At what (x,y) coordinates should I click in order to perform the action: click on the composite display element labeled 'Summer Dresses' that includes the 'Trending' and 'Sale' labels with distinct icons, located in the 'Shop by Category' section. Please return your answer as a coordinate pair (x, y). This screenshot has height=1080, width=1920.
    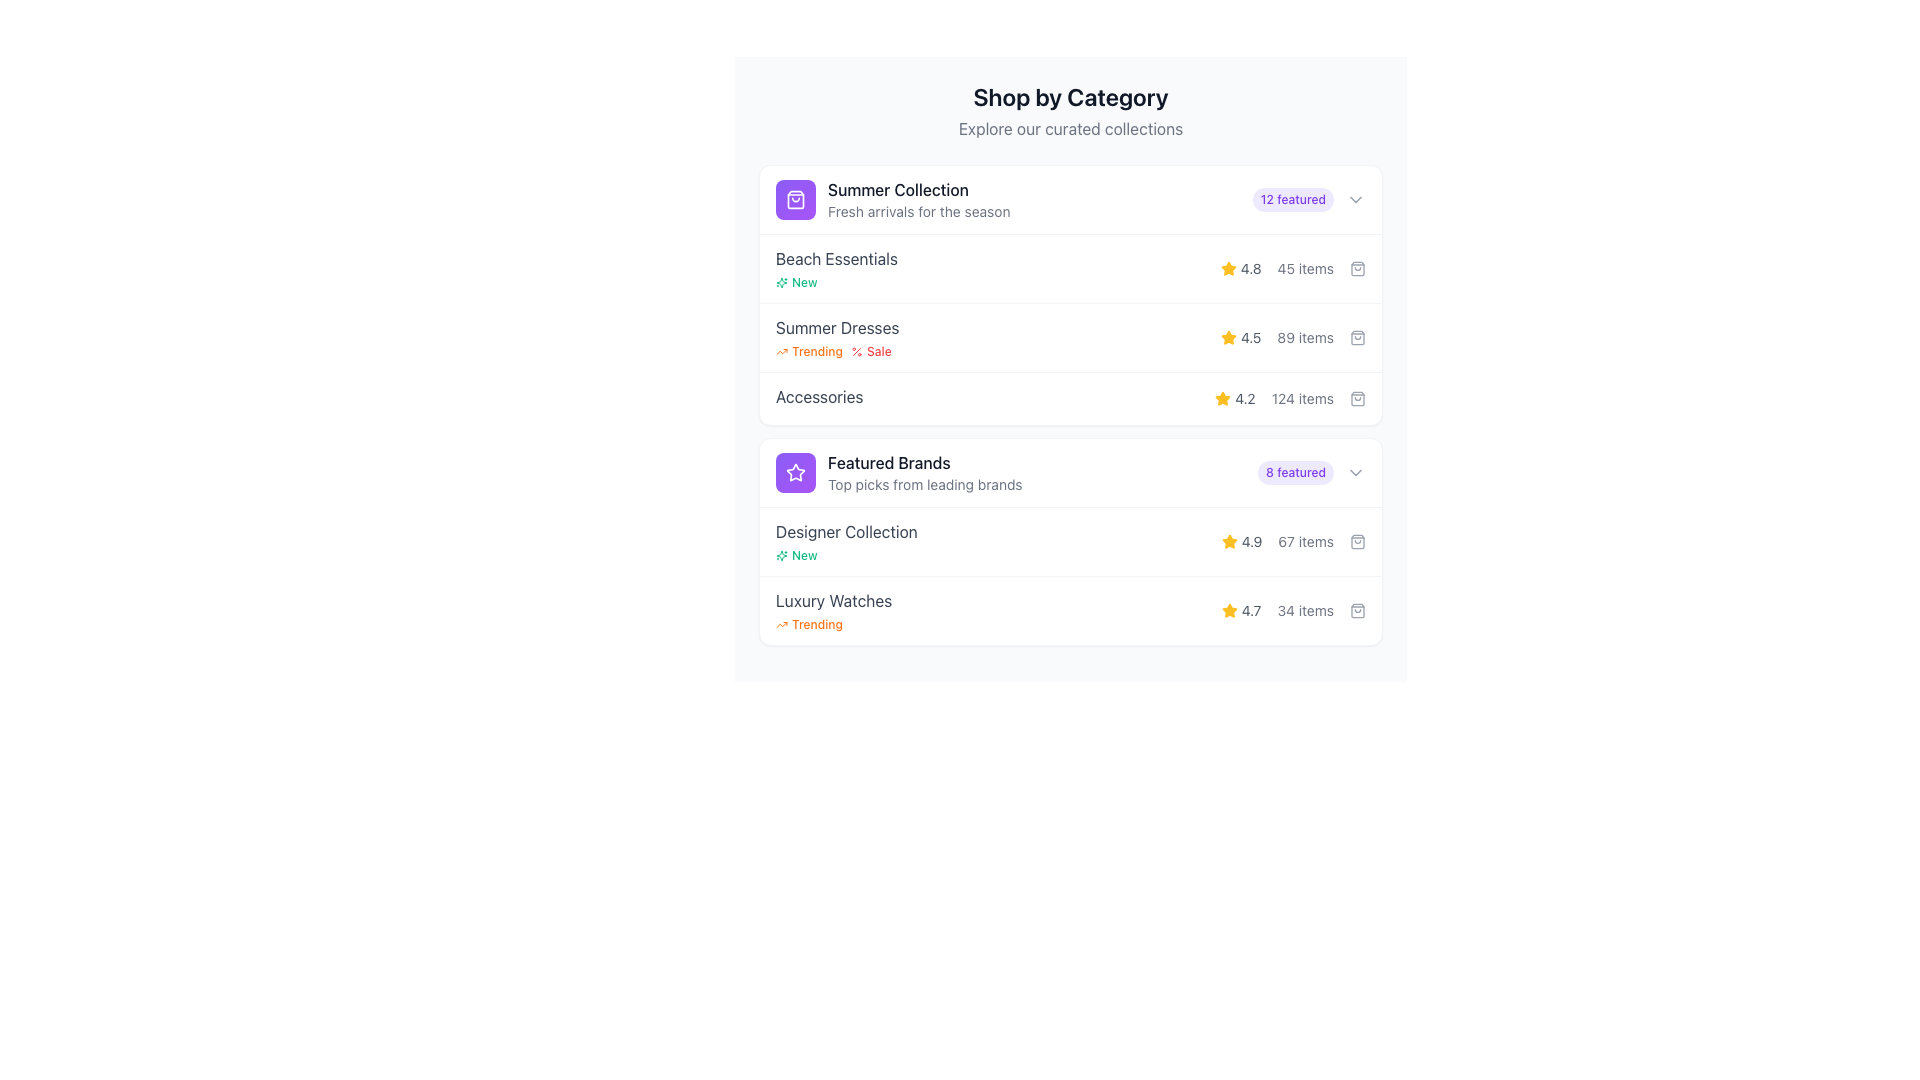
    Looking at the image, I should click on (837, 337).